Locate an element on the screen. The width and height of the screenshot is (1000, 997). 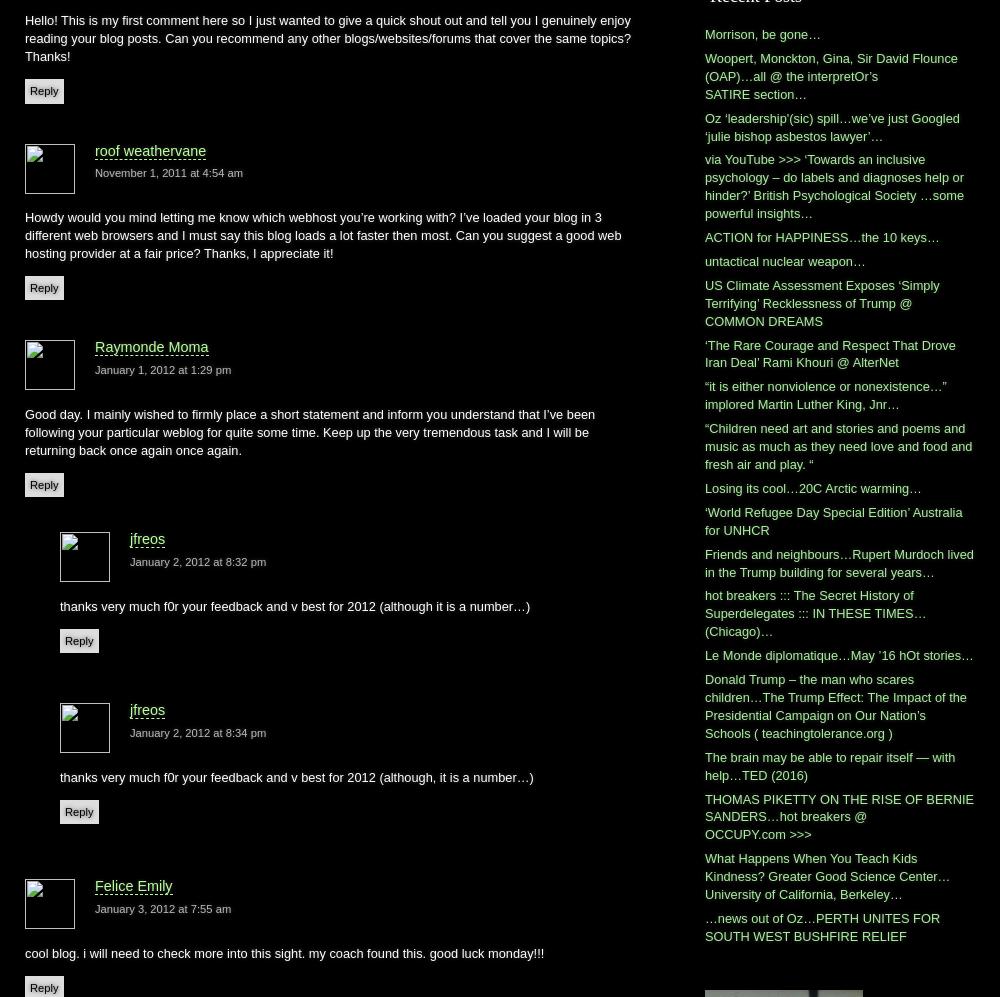
'“Children need art and stories and poems and music as much as they need love and food and fresh air and play. “' is located at coordinates (837, 445).